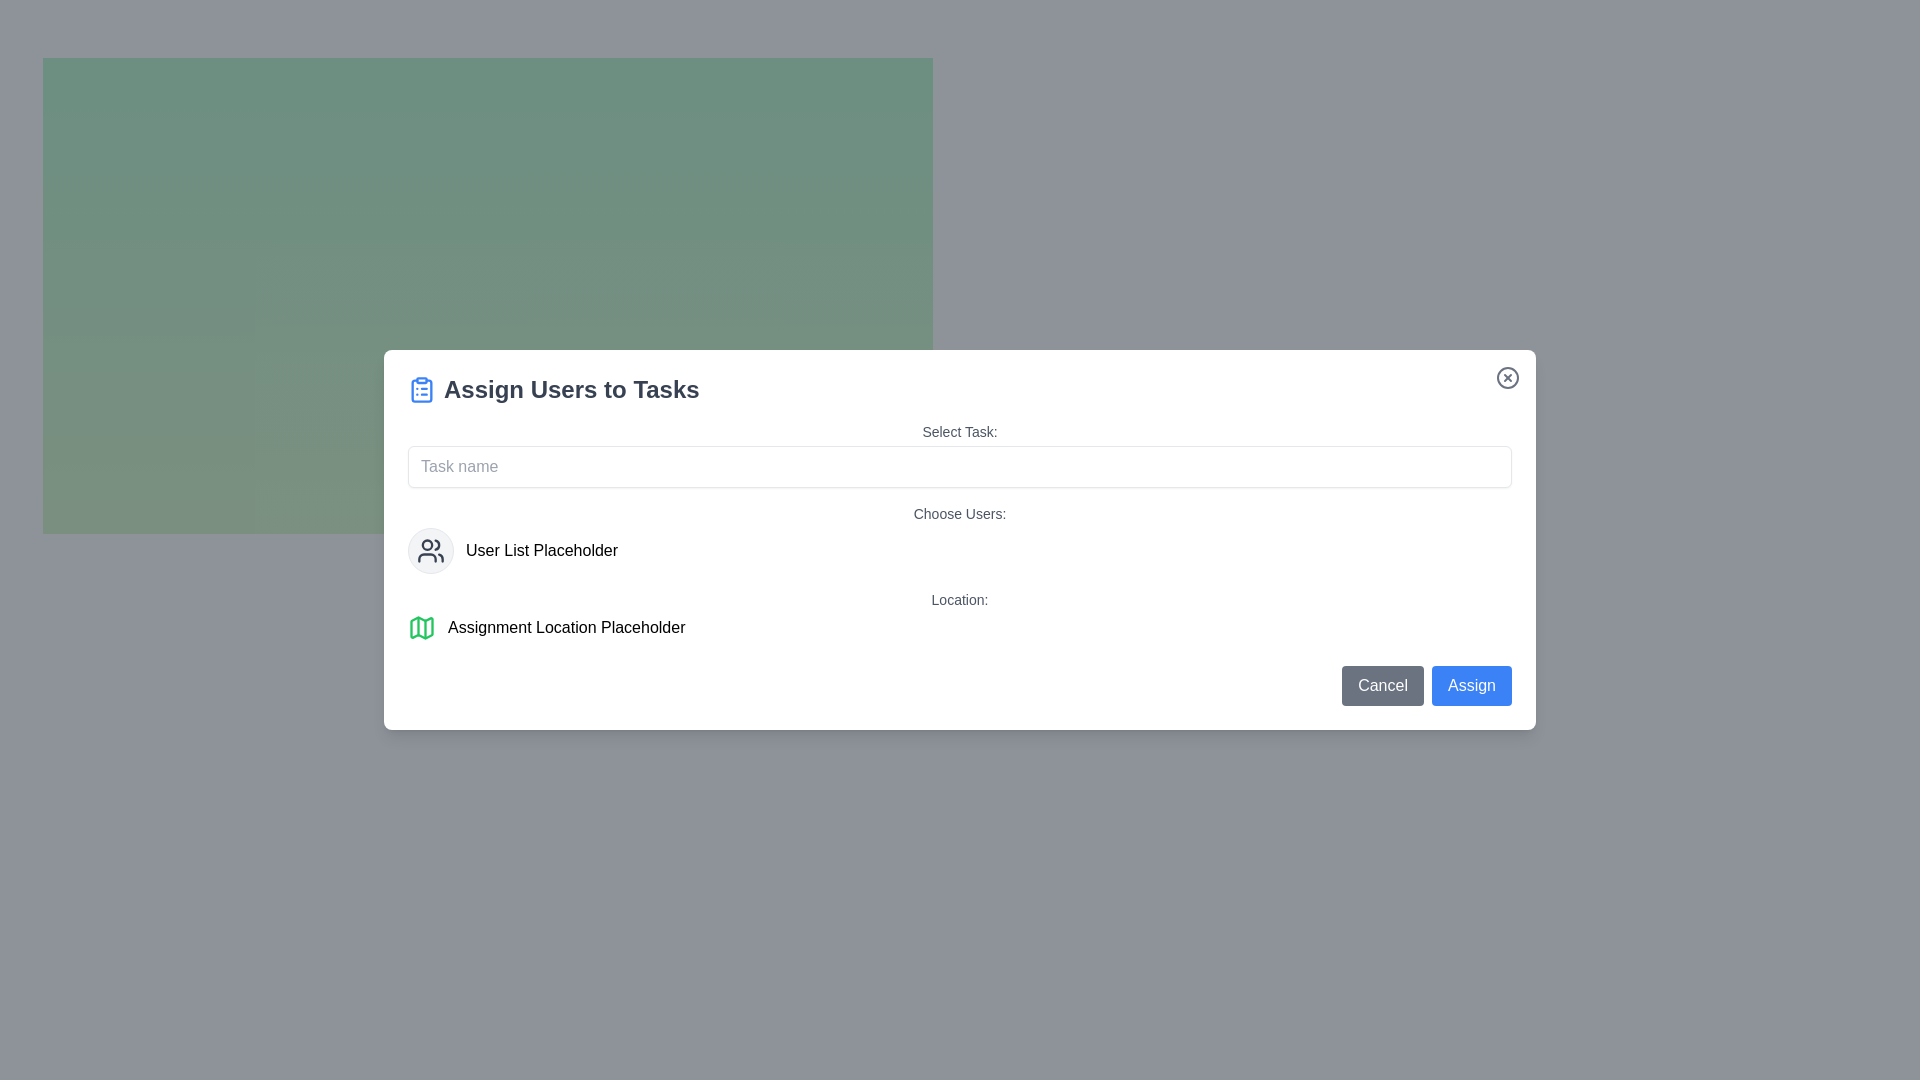 Image resolution: width=1920 pixels, height=1080 pixels. Describe the element at coordinates (430, 551) in the screenshot. I see `the circular user icon with a gray background and a pictogram of three heads and shoulders, located in the left part of the 'User List Placeholder' row` at that location.